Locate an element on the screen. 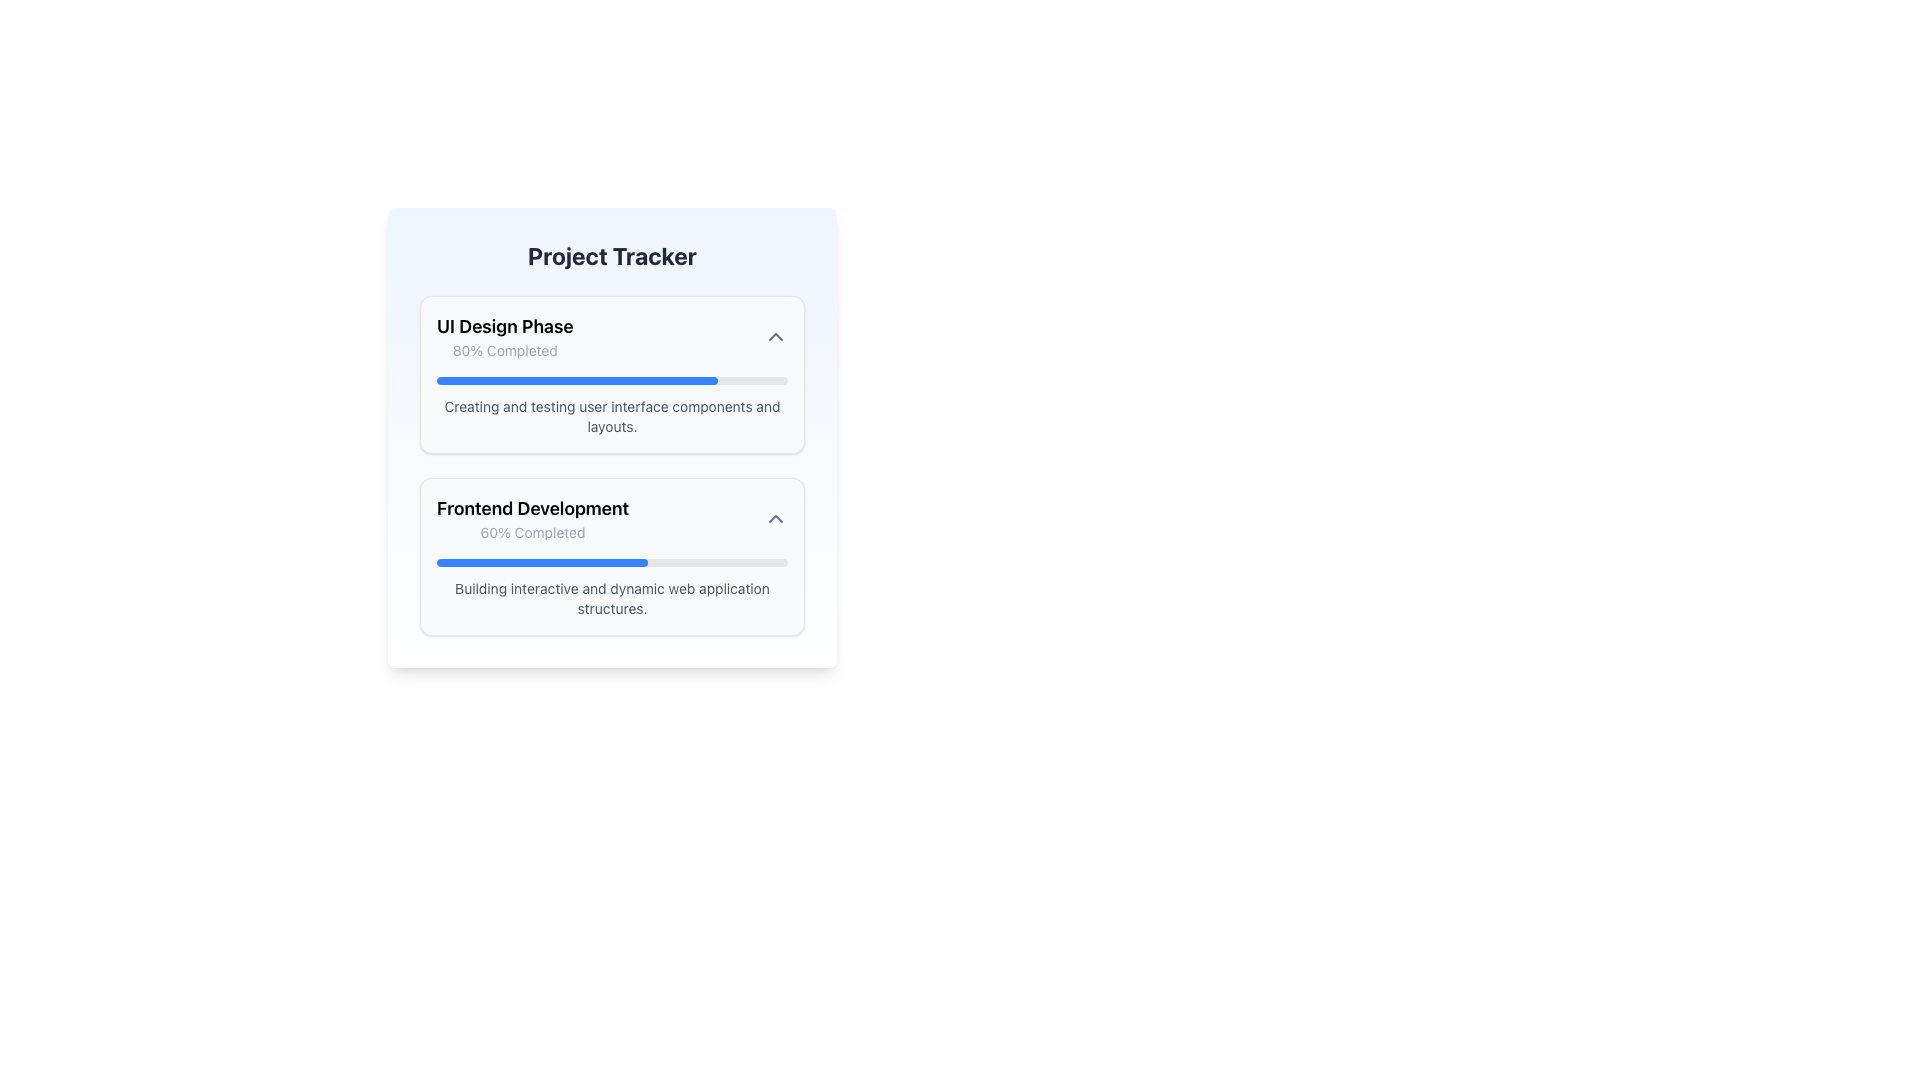  the progress indicators panel is located at coordinates (611, 466).